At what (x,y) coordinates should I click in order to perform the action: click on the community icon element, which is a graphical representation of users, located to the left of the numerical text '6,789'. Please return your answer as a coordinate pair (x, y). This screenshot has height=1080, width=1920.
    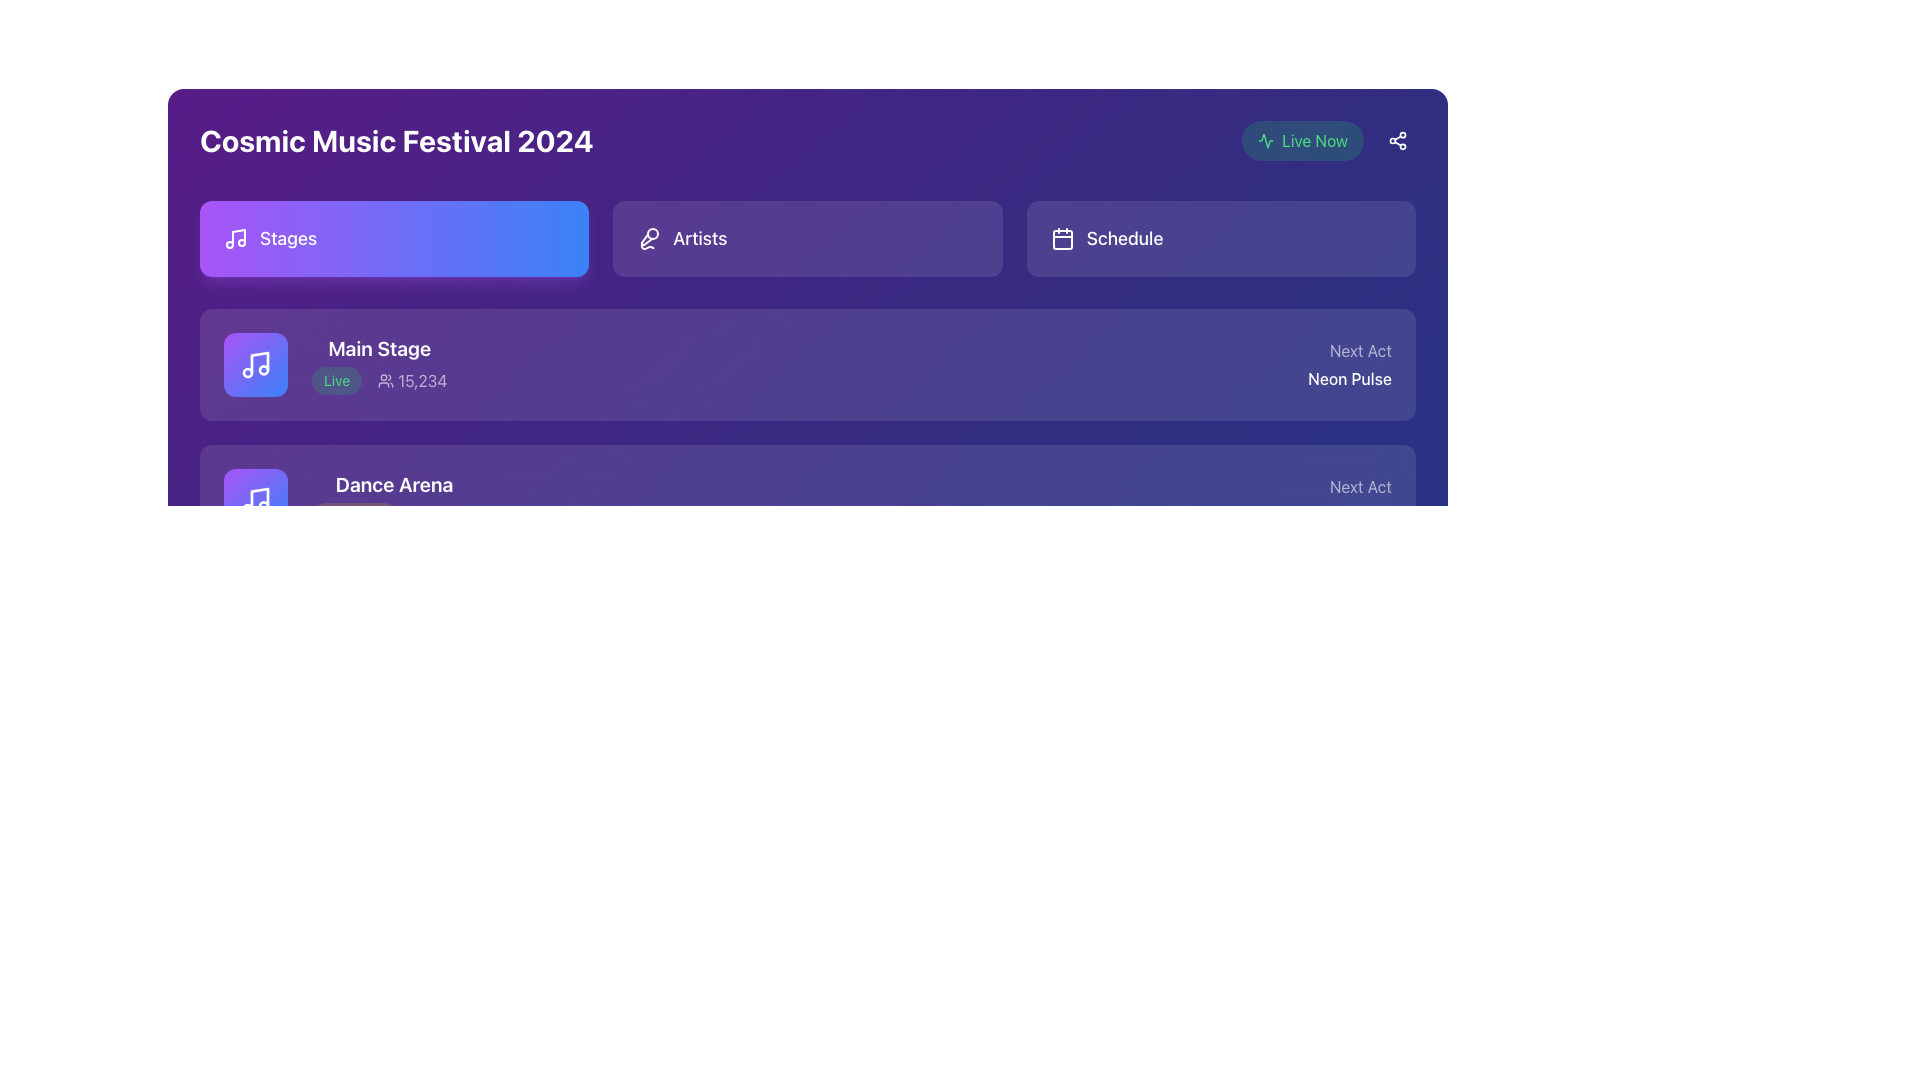
    Looking at the image, I should click on (386, 652).